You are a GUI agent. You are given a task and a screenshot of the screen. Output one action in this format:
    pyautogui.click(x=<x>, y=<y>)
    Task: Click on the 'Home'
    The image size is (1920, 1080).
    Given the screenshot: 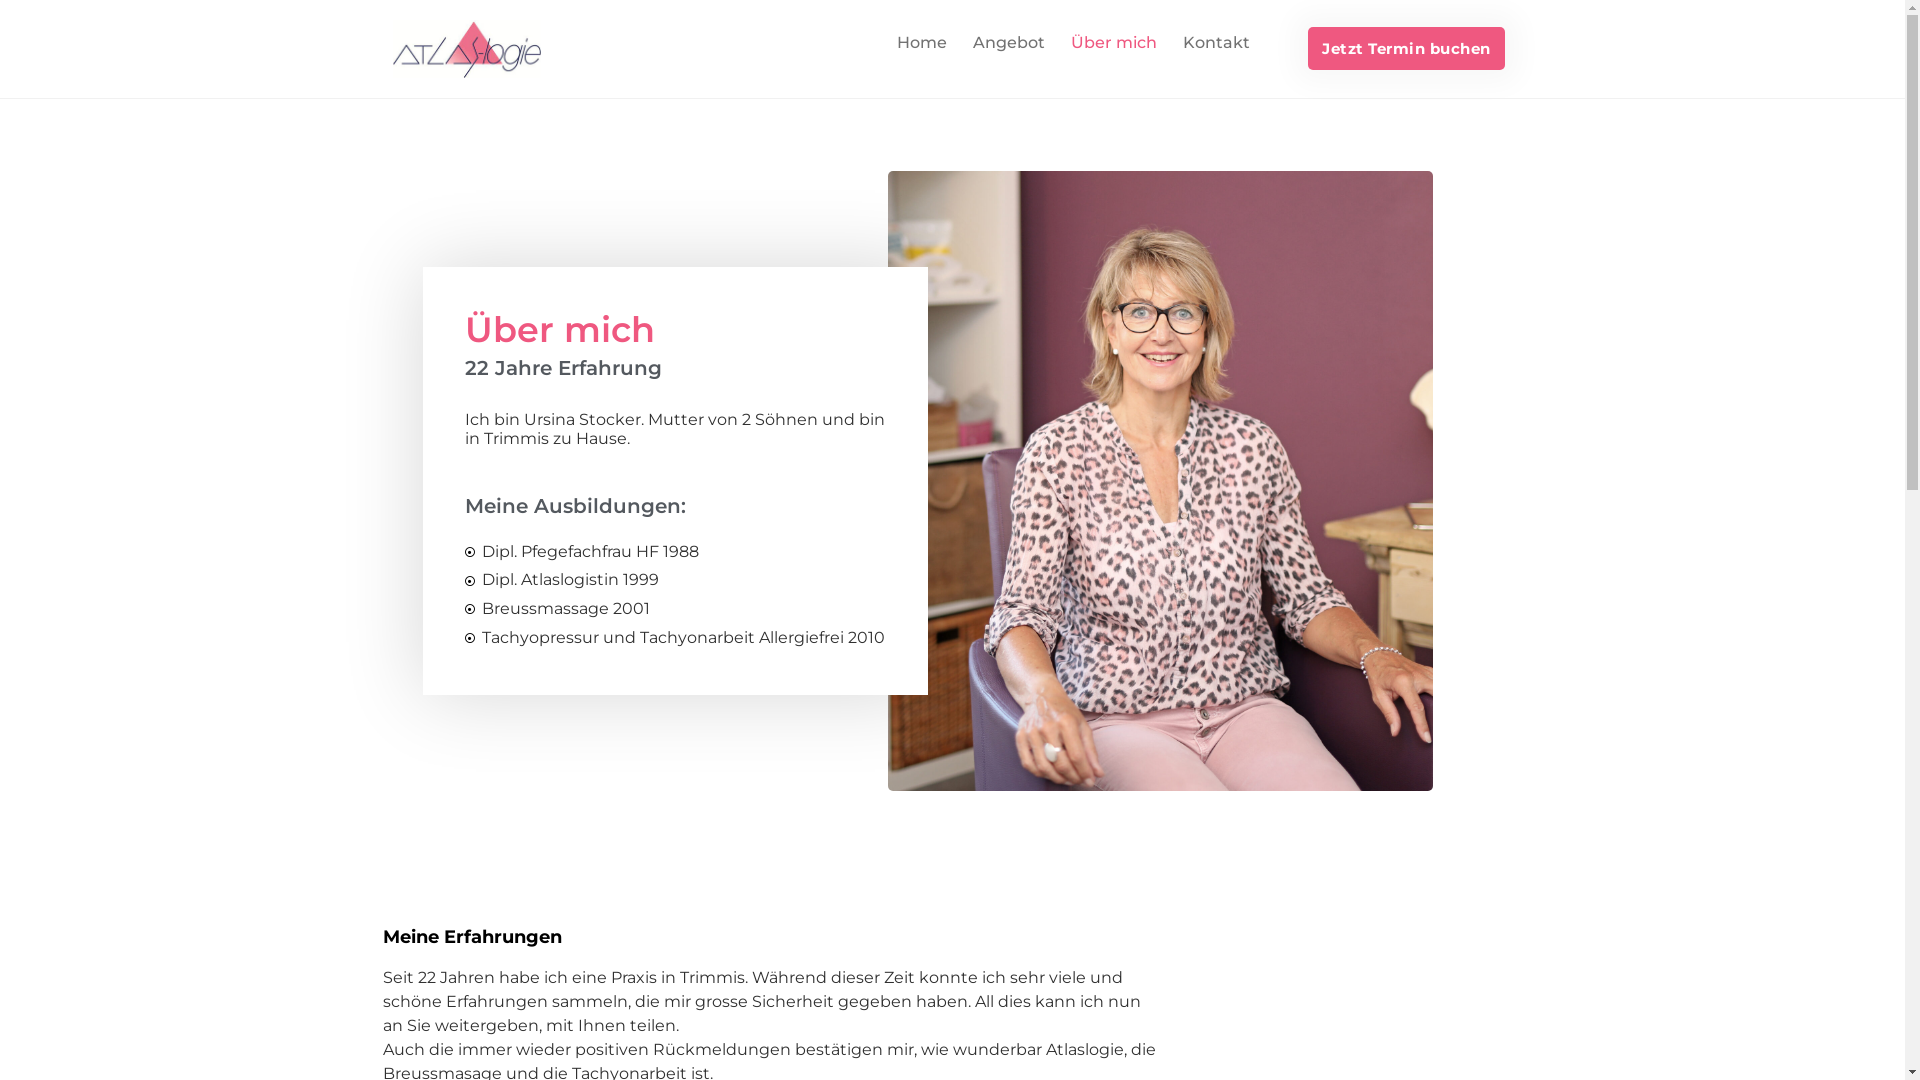 What is the action you would take?
    pyautogui.click(x=920, y=42)
    